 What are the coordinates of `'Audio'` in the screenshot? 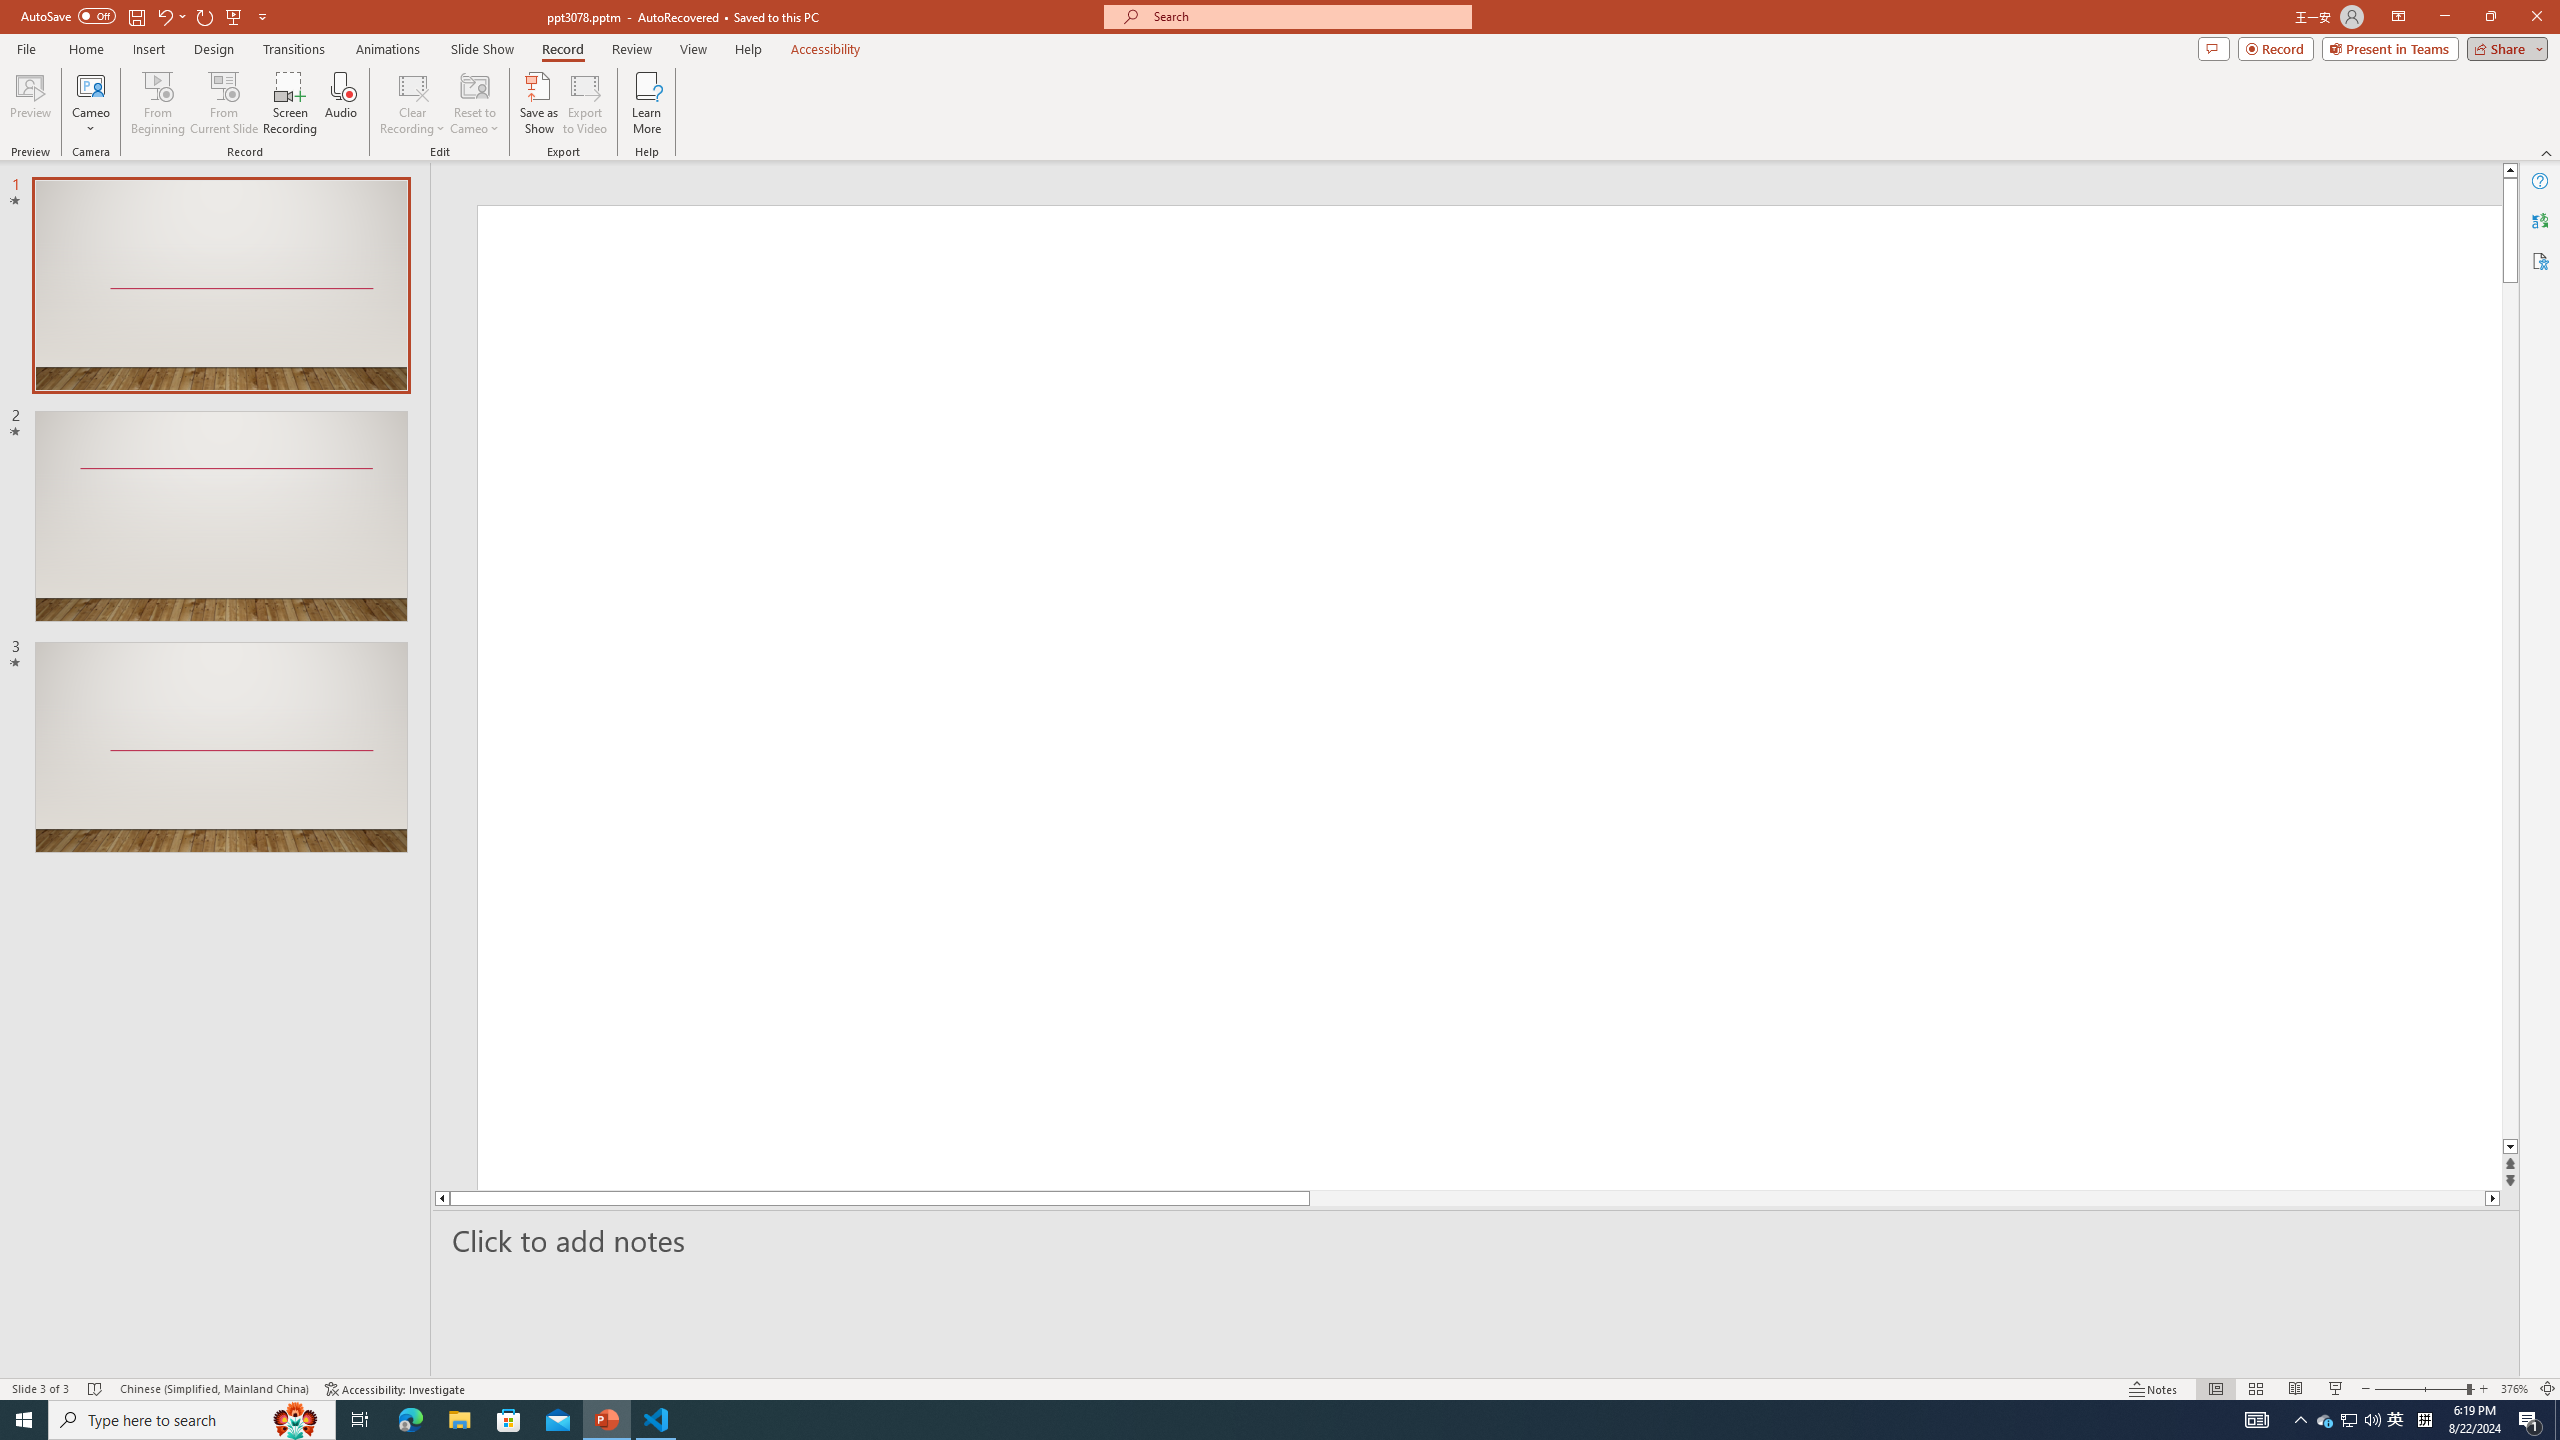 It's located at (339, 103).